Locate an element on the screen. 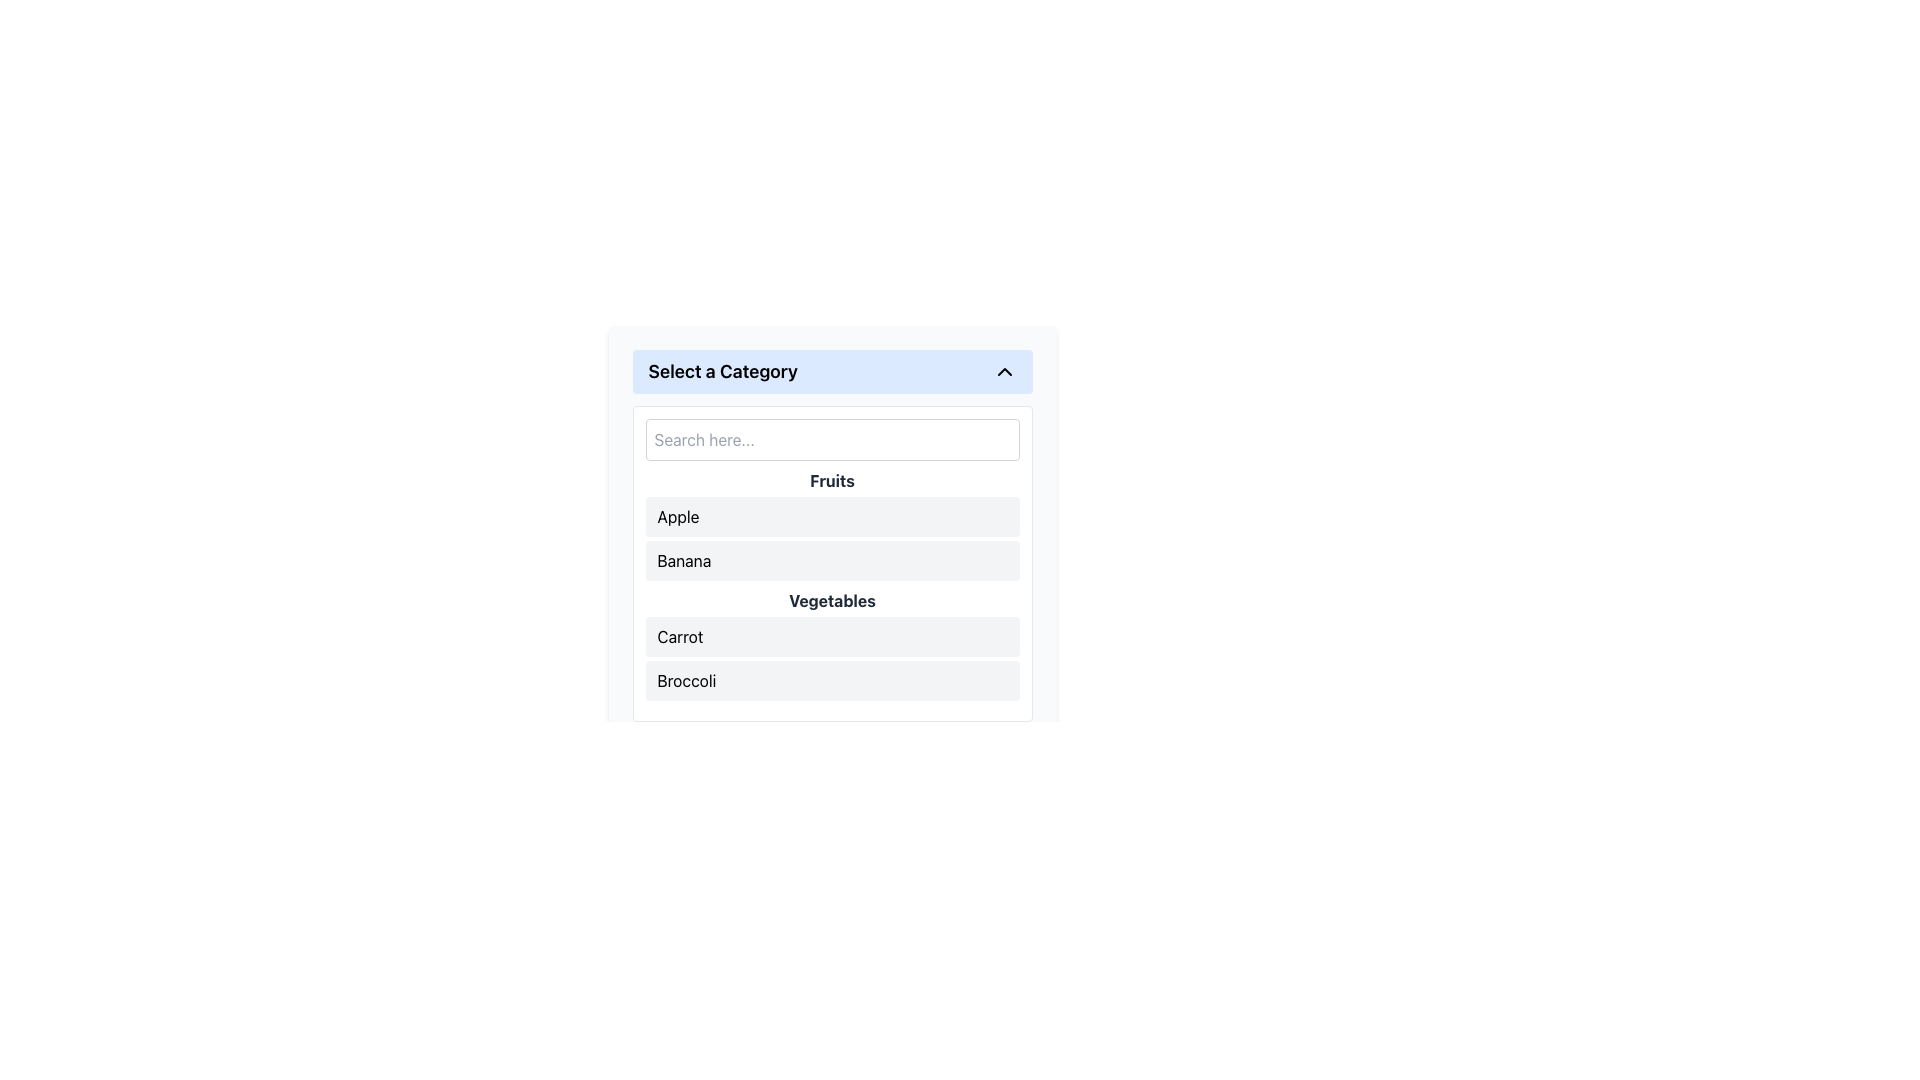 Image resolution: width=1920 pixels, height=1080 pixels. the 'Fruits' category in the list section of the categorized menu is located at coordinates (832, 523).